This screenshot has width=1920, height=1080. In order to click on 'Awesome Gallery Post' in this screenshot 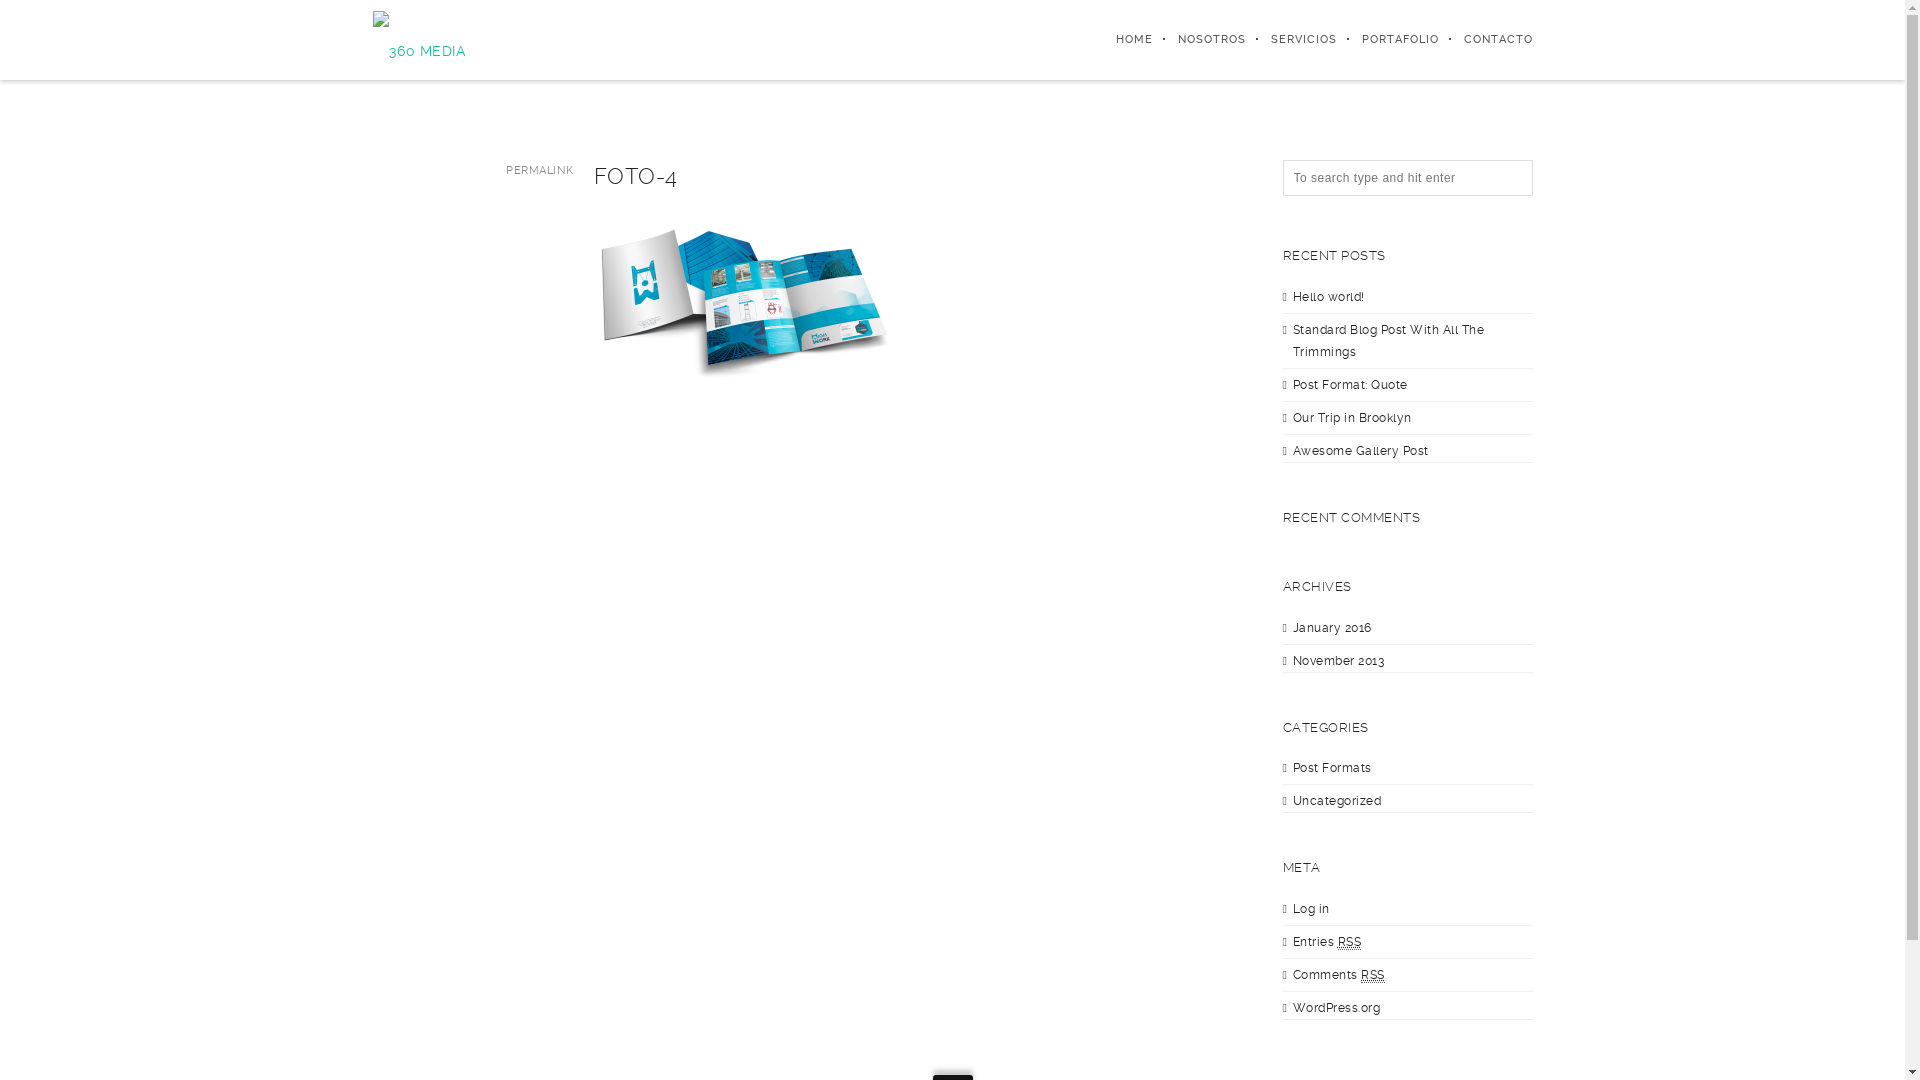, I will do `click(1291, 451)`.